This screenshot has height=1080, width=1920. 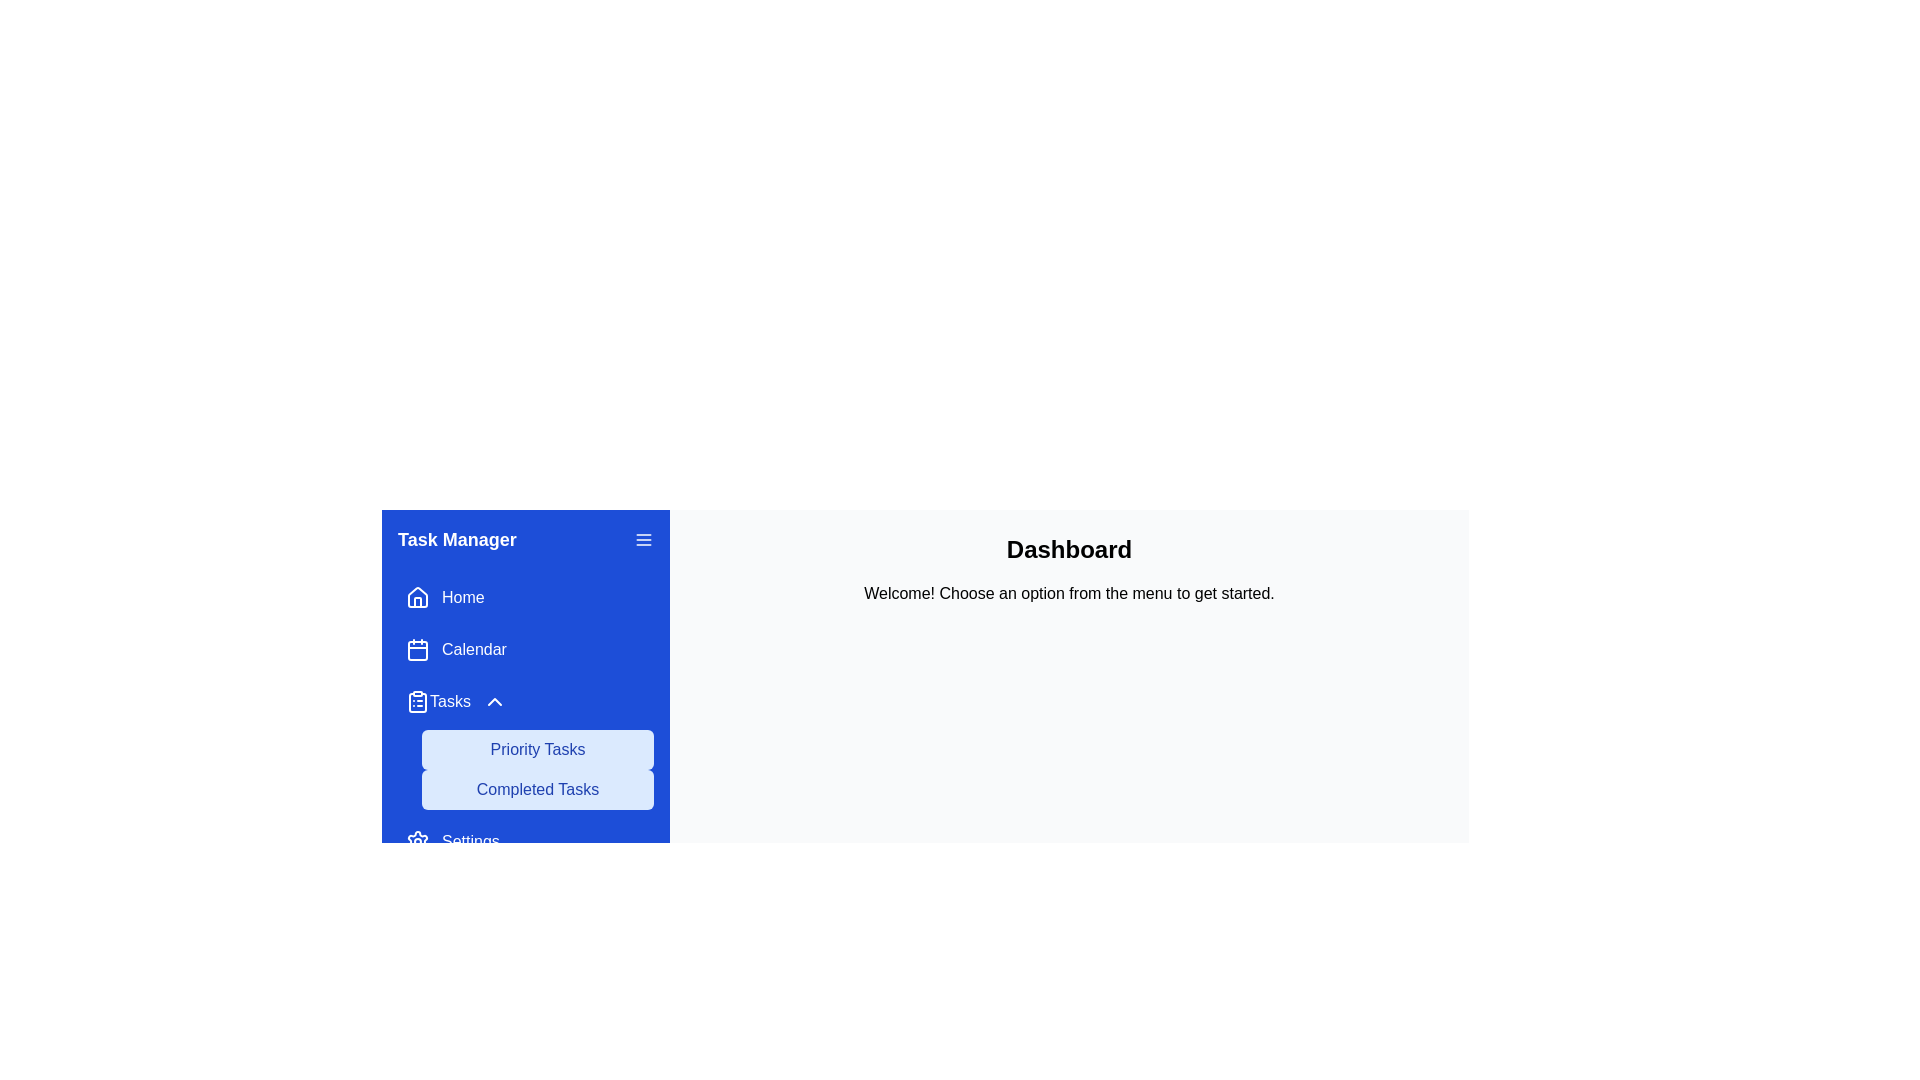 What do you see at coordinates (537, 749) in the screenshot?
I see `the 'Priority Tasks' button with a light blue background and blue text in the sidebar menu` at bounding box center [537, 749].